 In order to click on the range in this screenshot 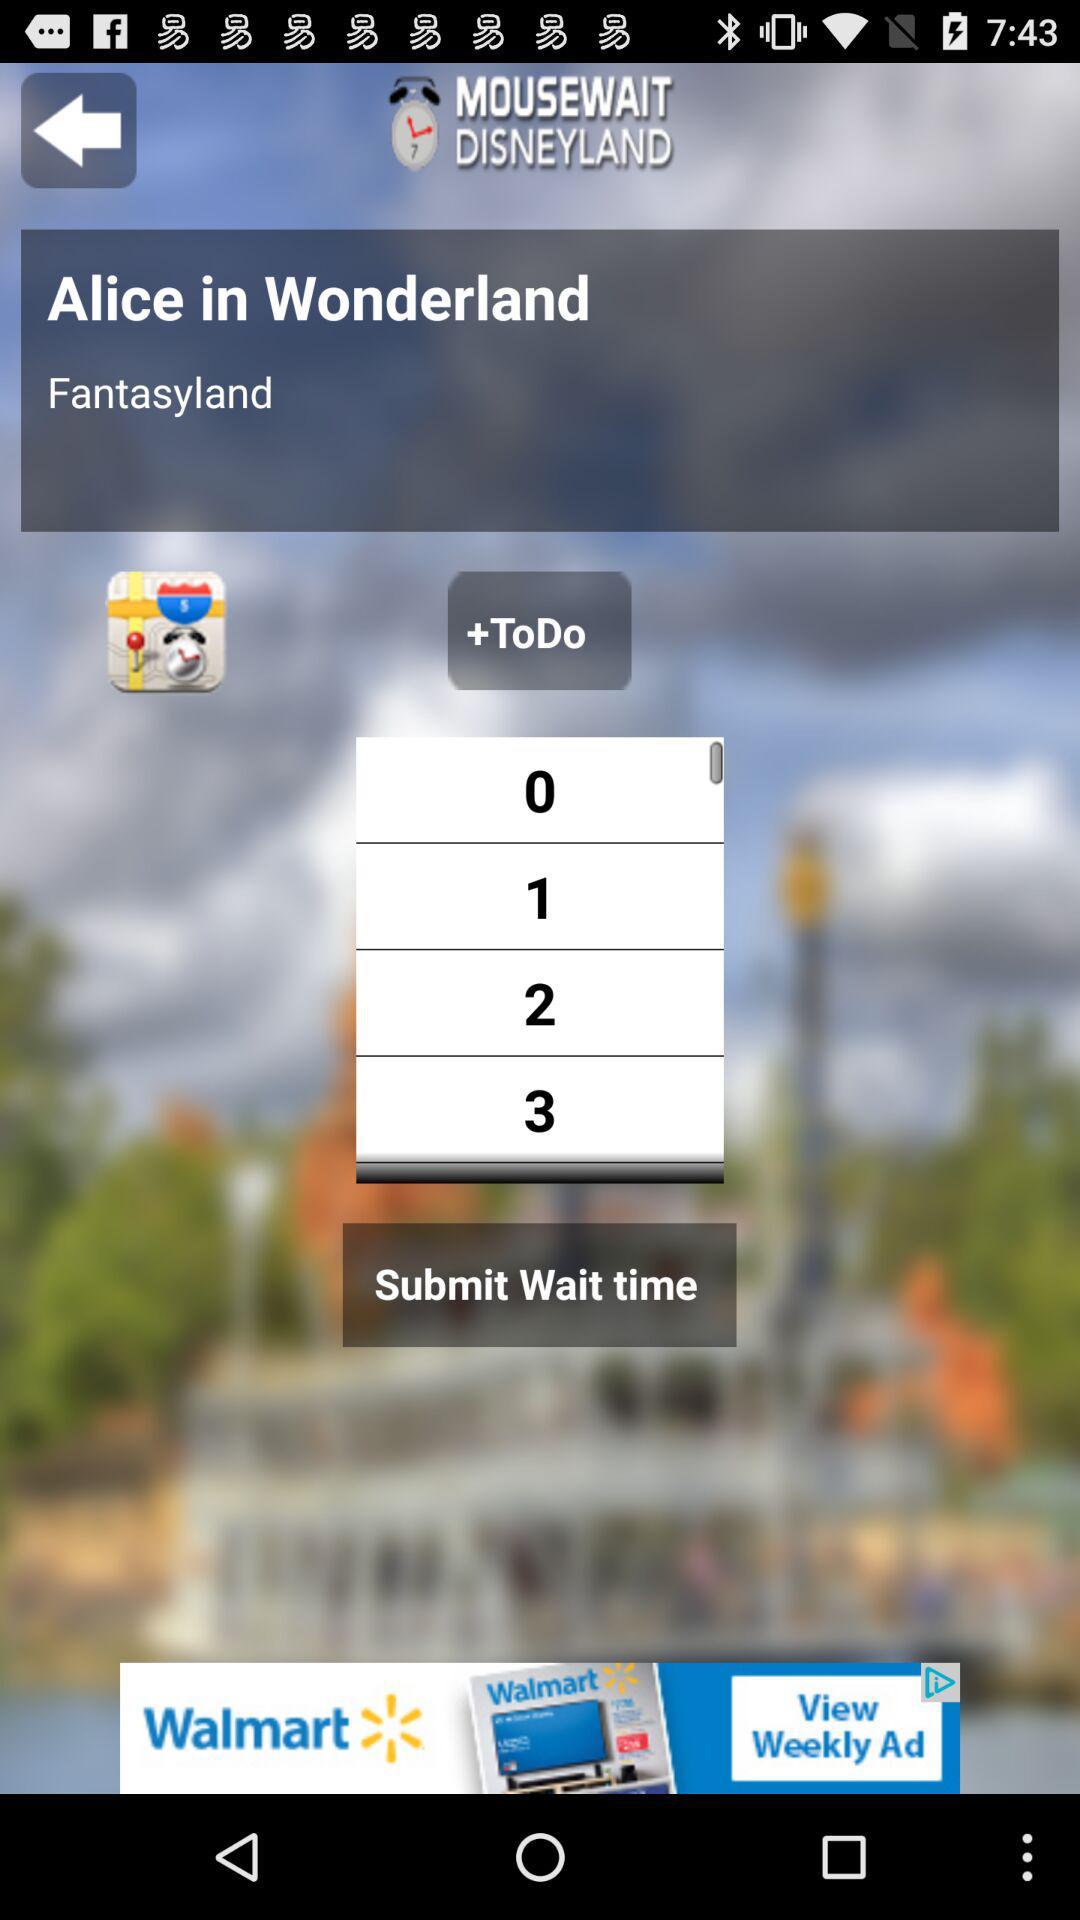, I will do `click(658, 960)`.